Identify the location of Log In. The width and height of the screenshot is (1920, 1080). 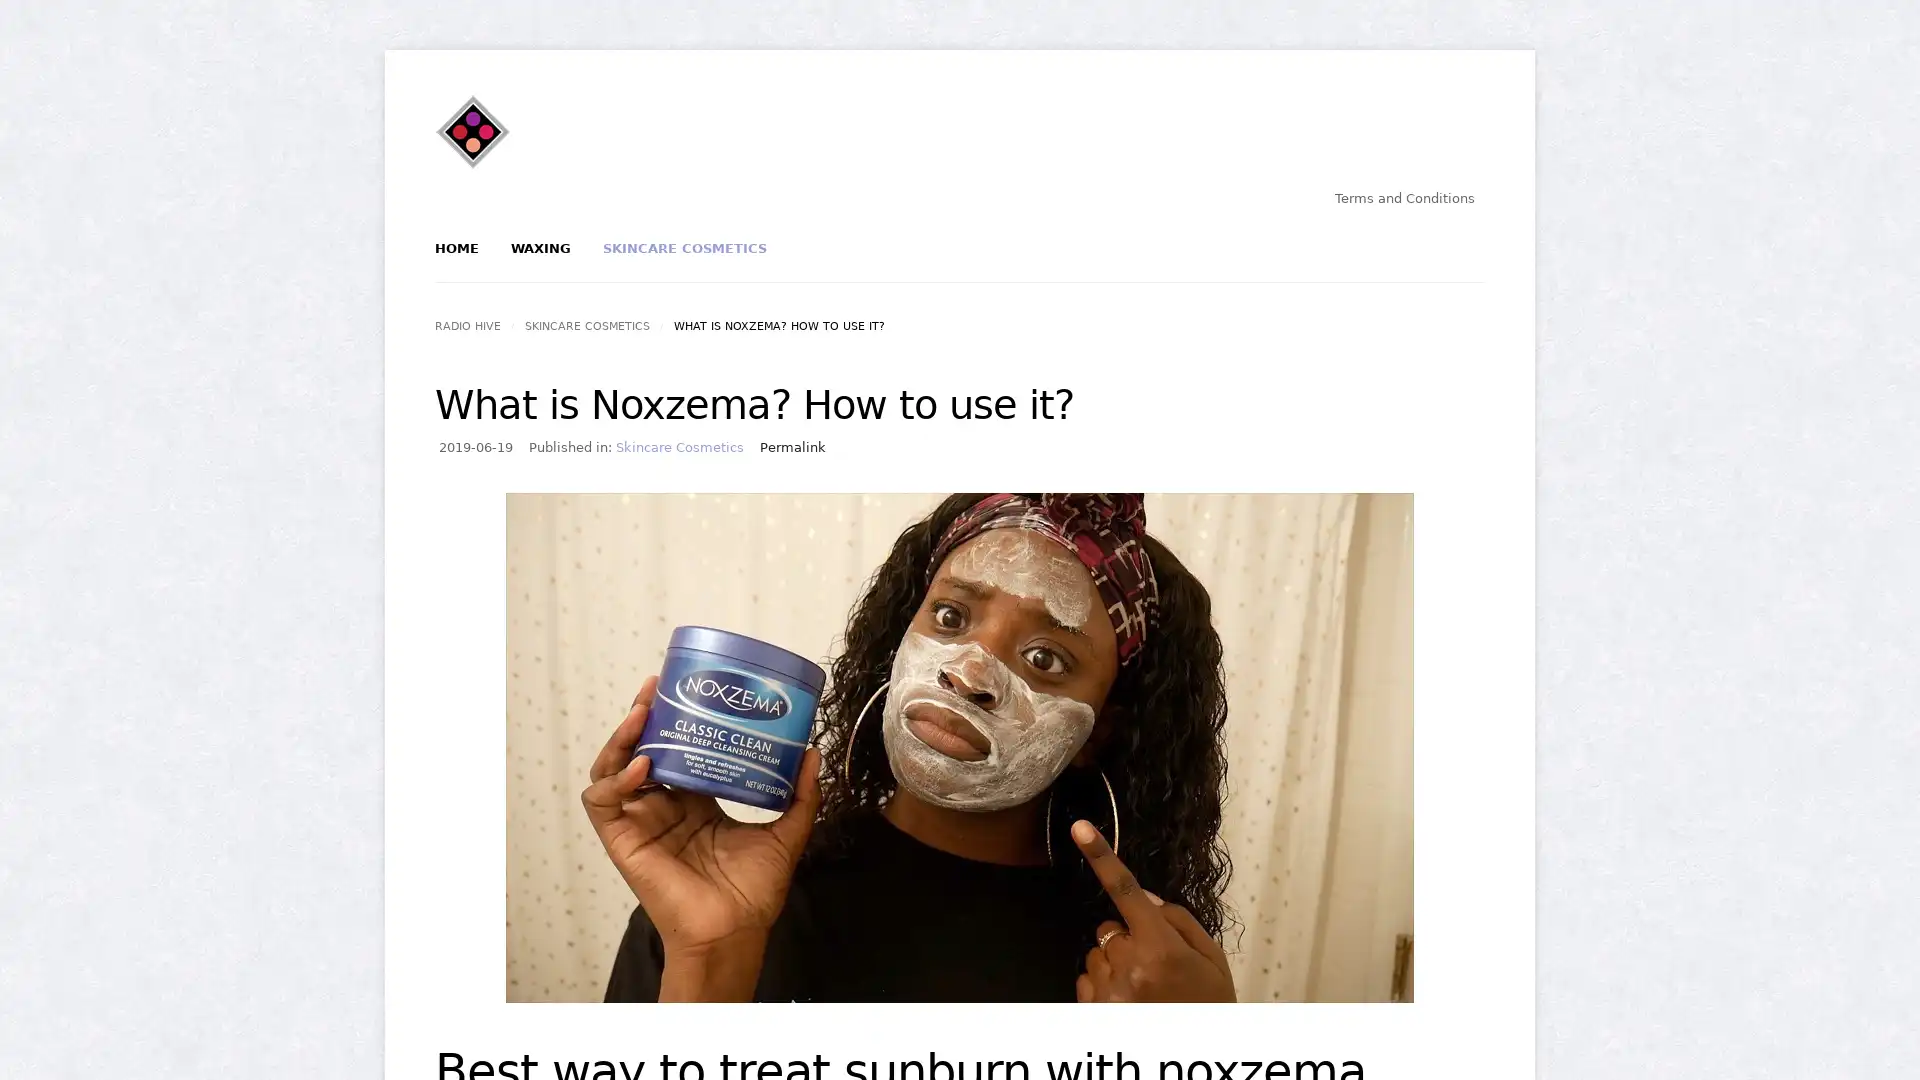
(889, 337).